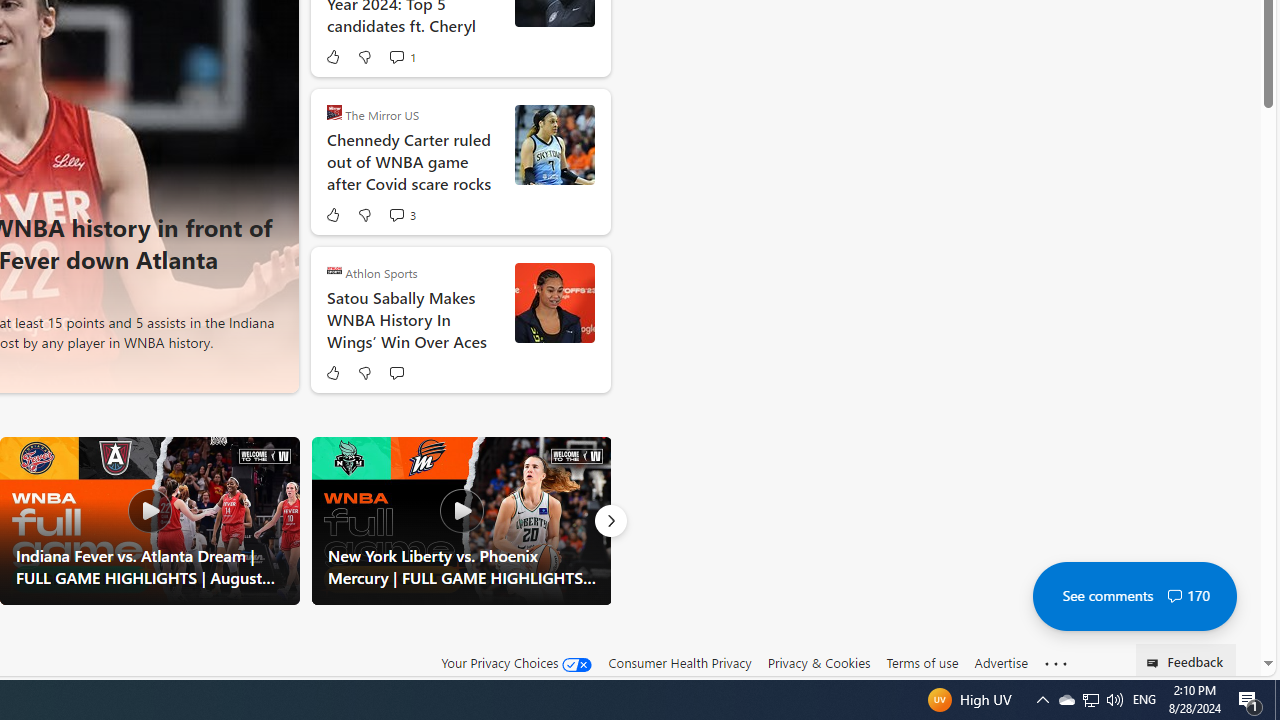 Image resolution: width=1280 pixels, height=720 pixels. Describe the element at coordinates (1186, 659) in the screenshot. I see `'Feedback'` at that location.